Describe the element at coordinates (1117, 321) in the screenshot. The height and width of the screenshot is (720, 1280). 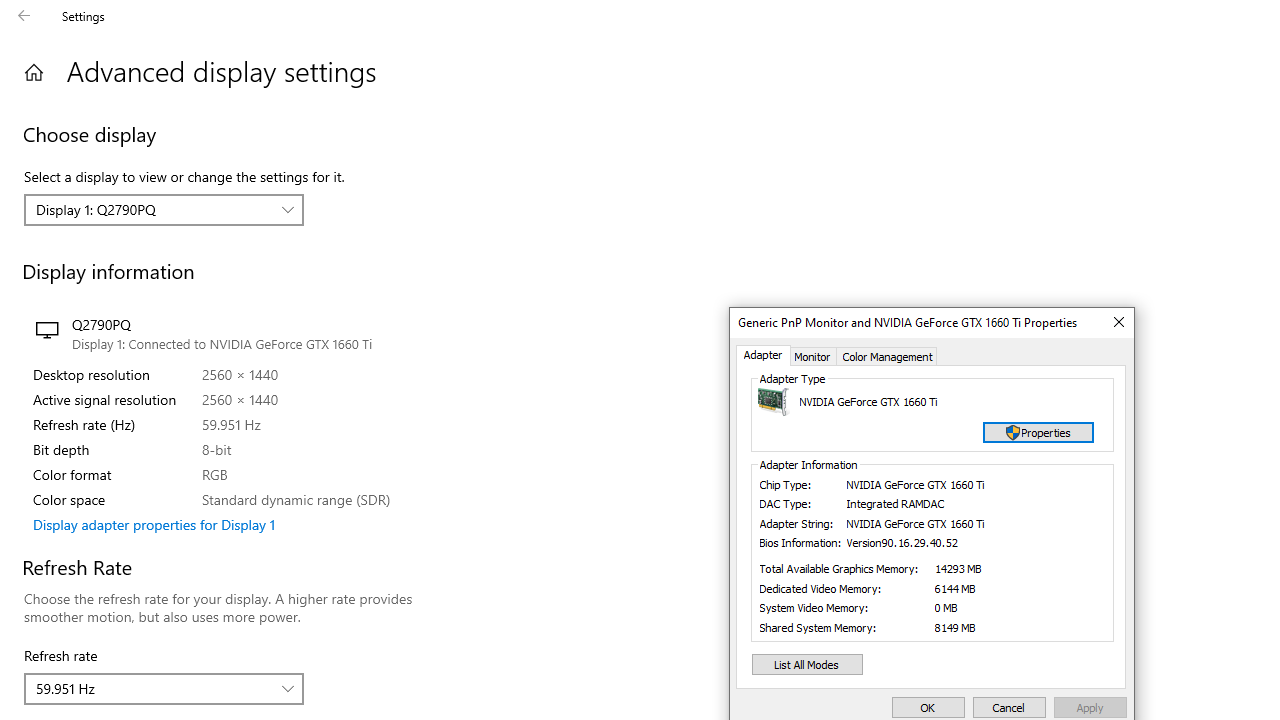
I see `'Close'` at that location.